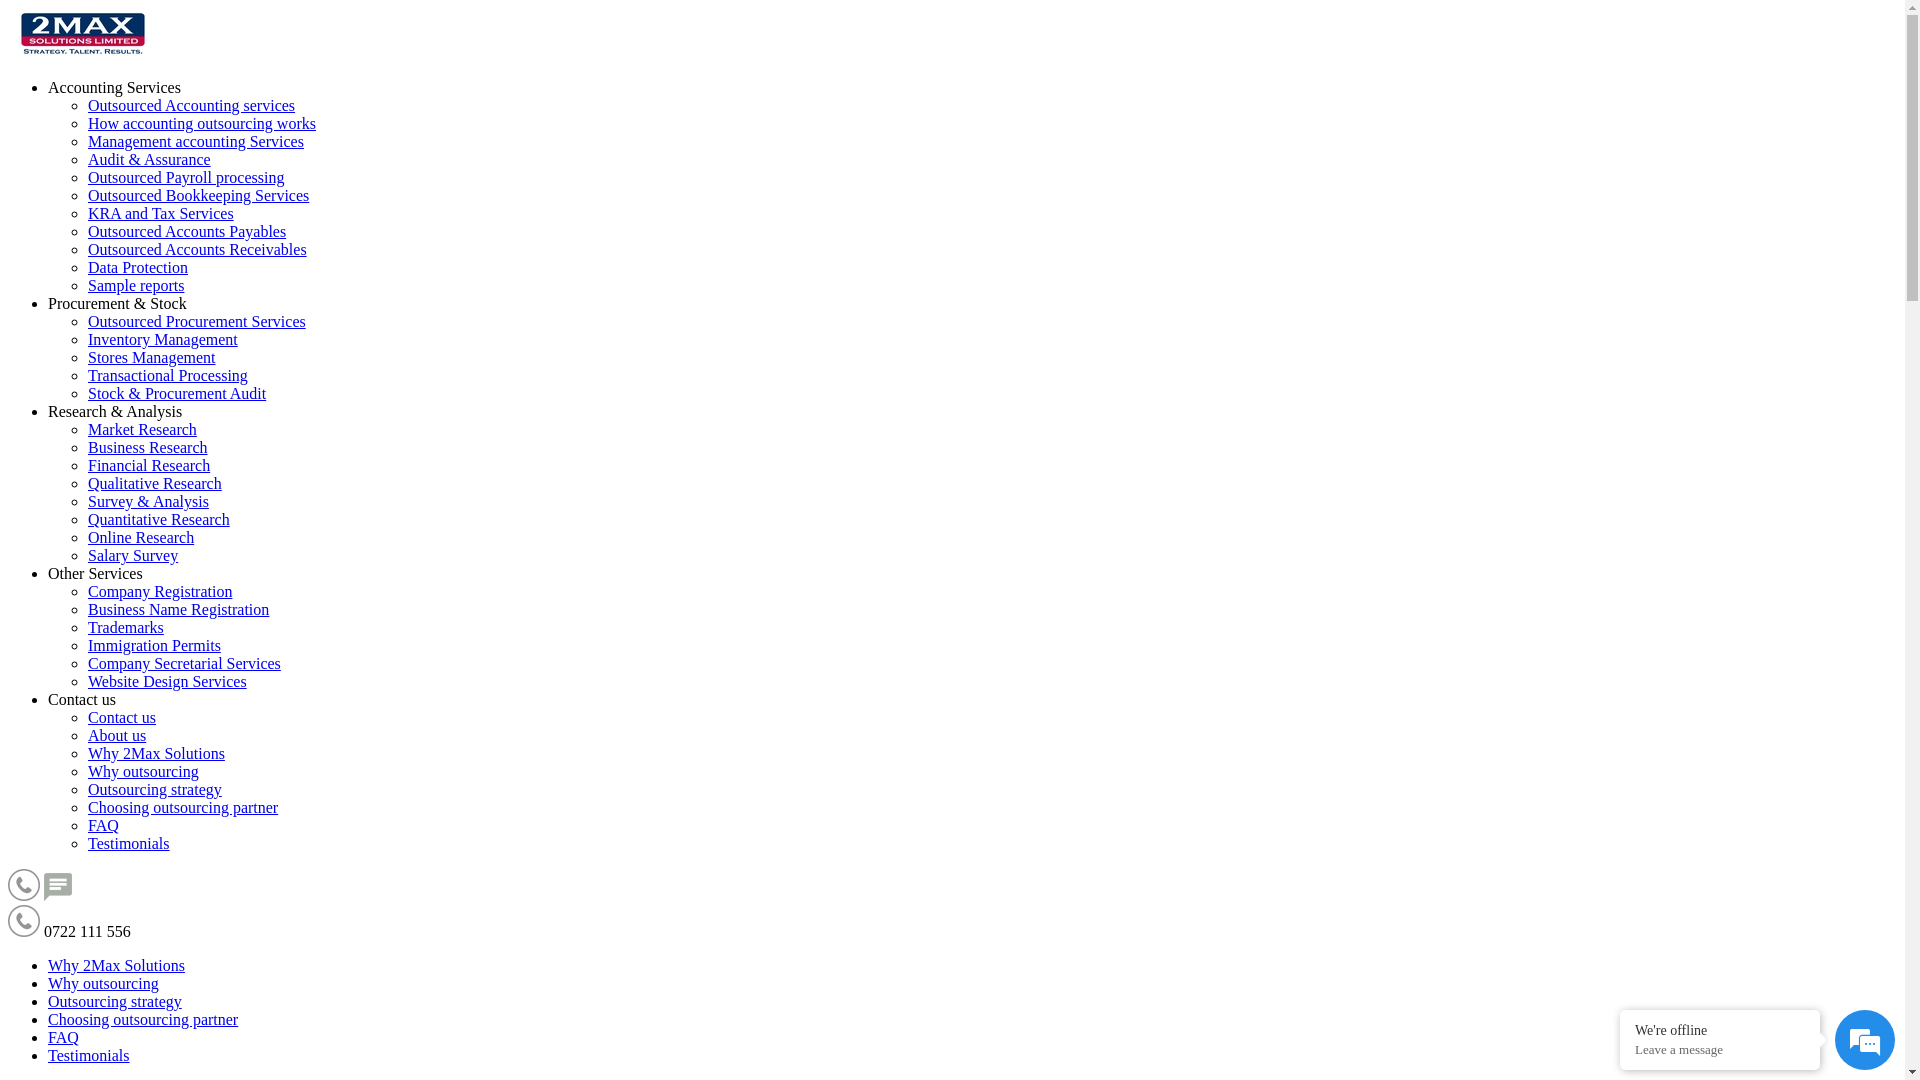 The height and width of the screenshot is (1080, 1920). What do you see at coordinates (168, 375) in the screenshot?
I see `'Transactional Processing'` at bounding box center [168, 375].